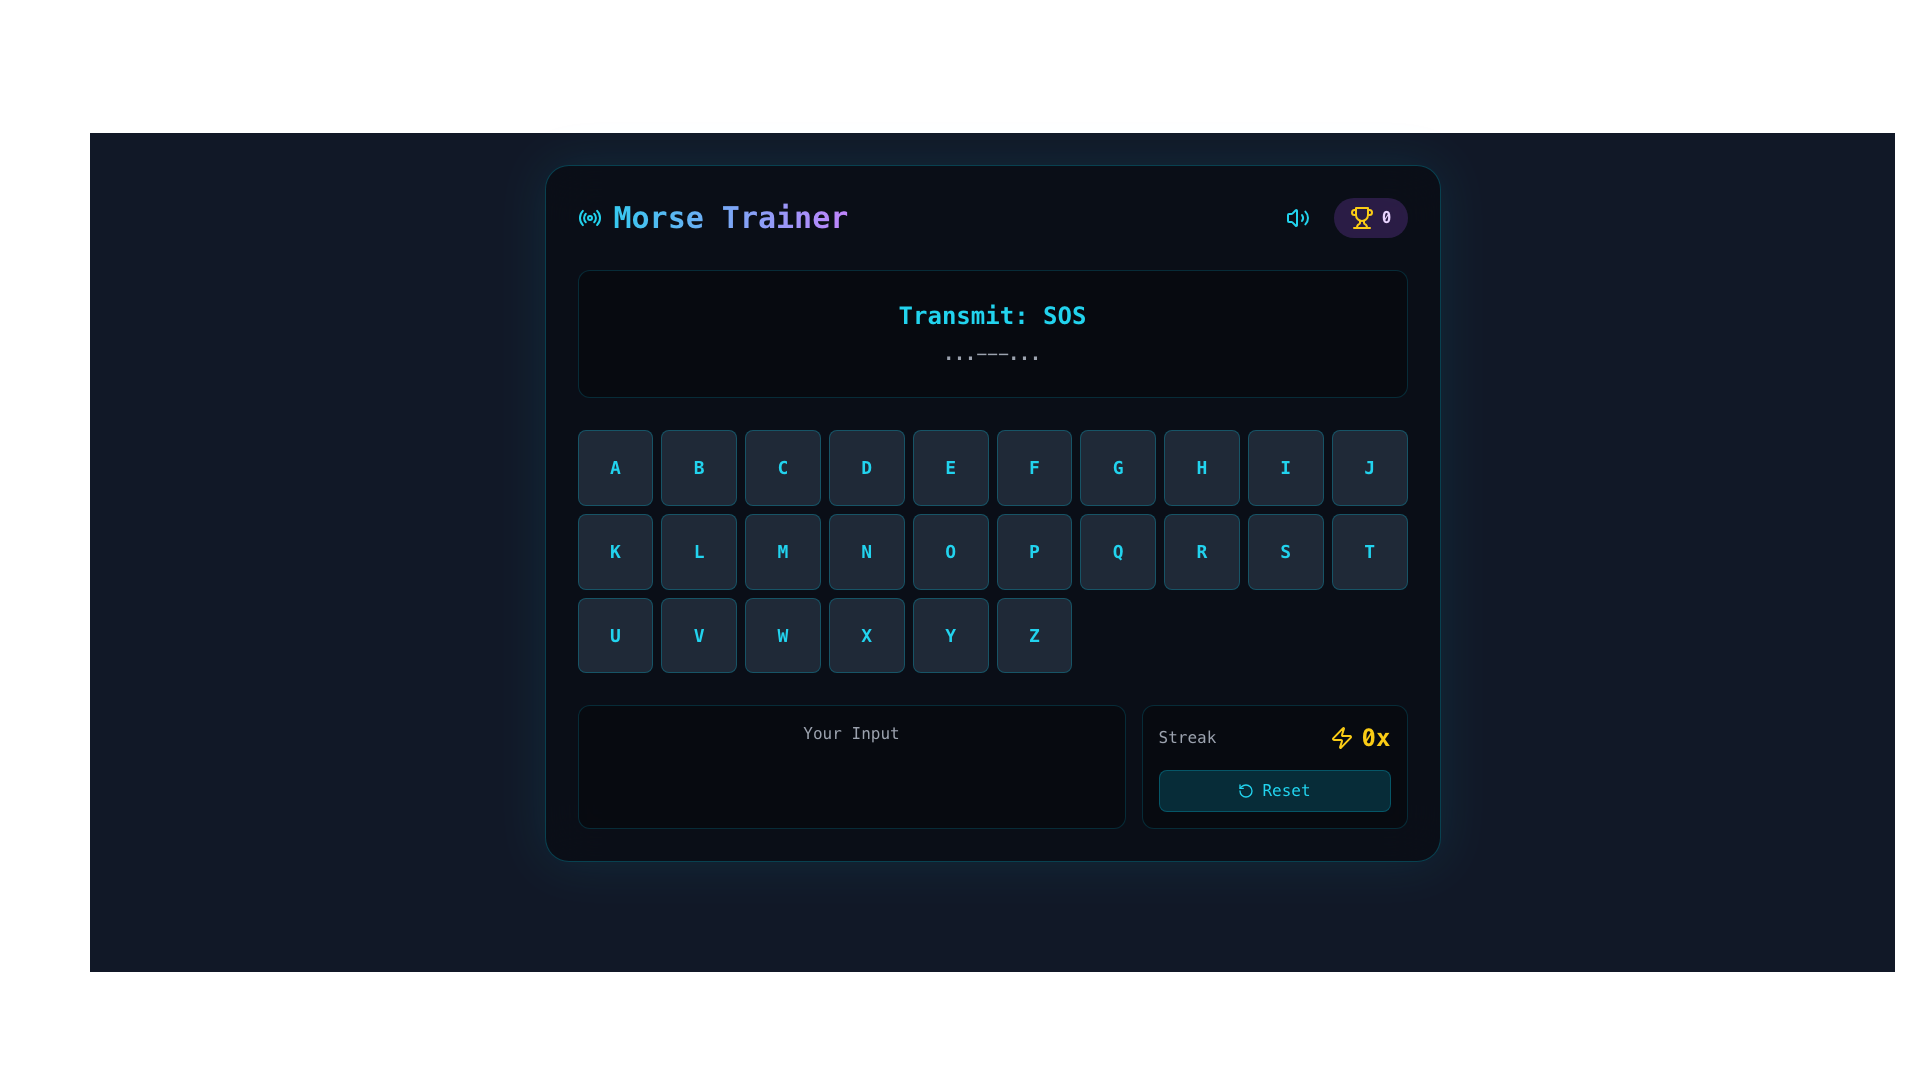 The width and height of the screenshot is (1920, 1080). I want to click on the square-shaped button with dark background and light cyan text displaying 'P' to trigger the hover effect, so click(1034, 551).